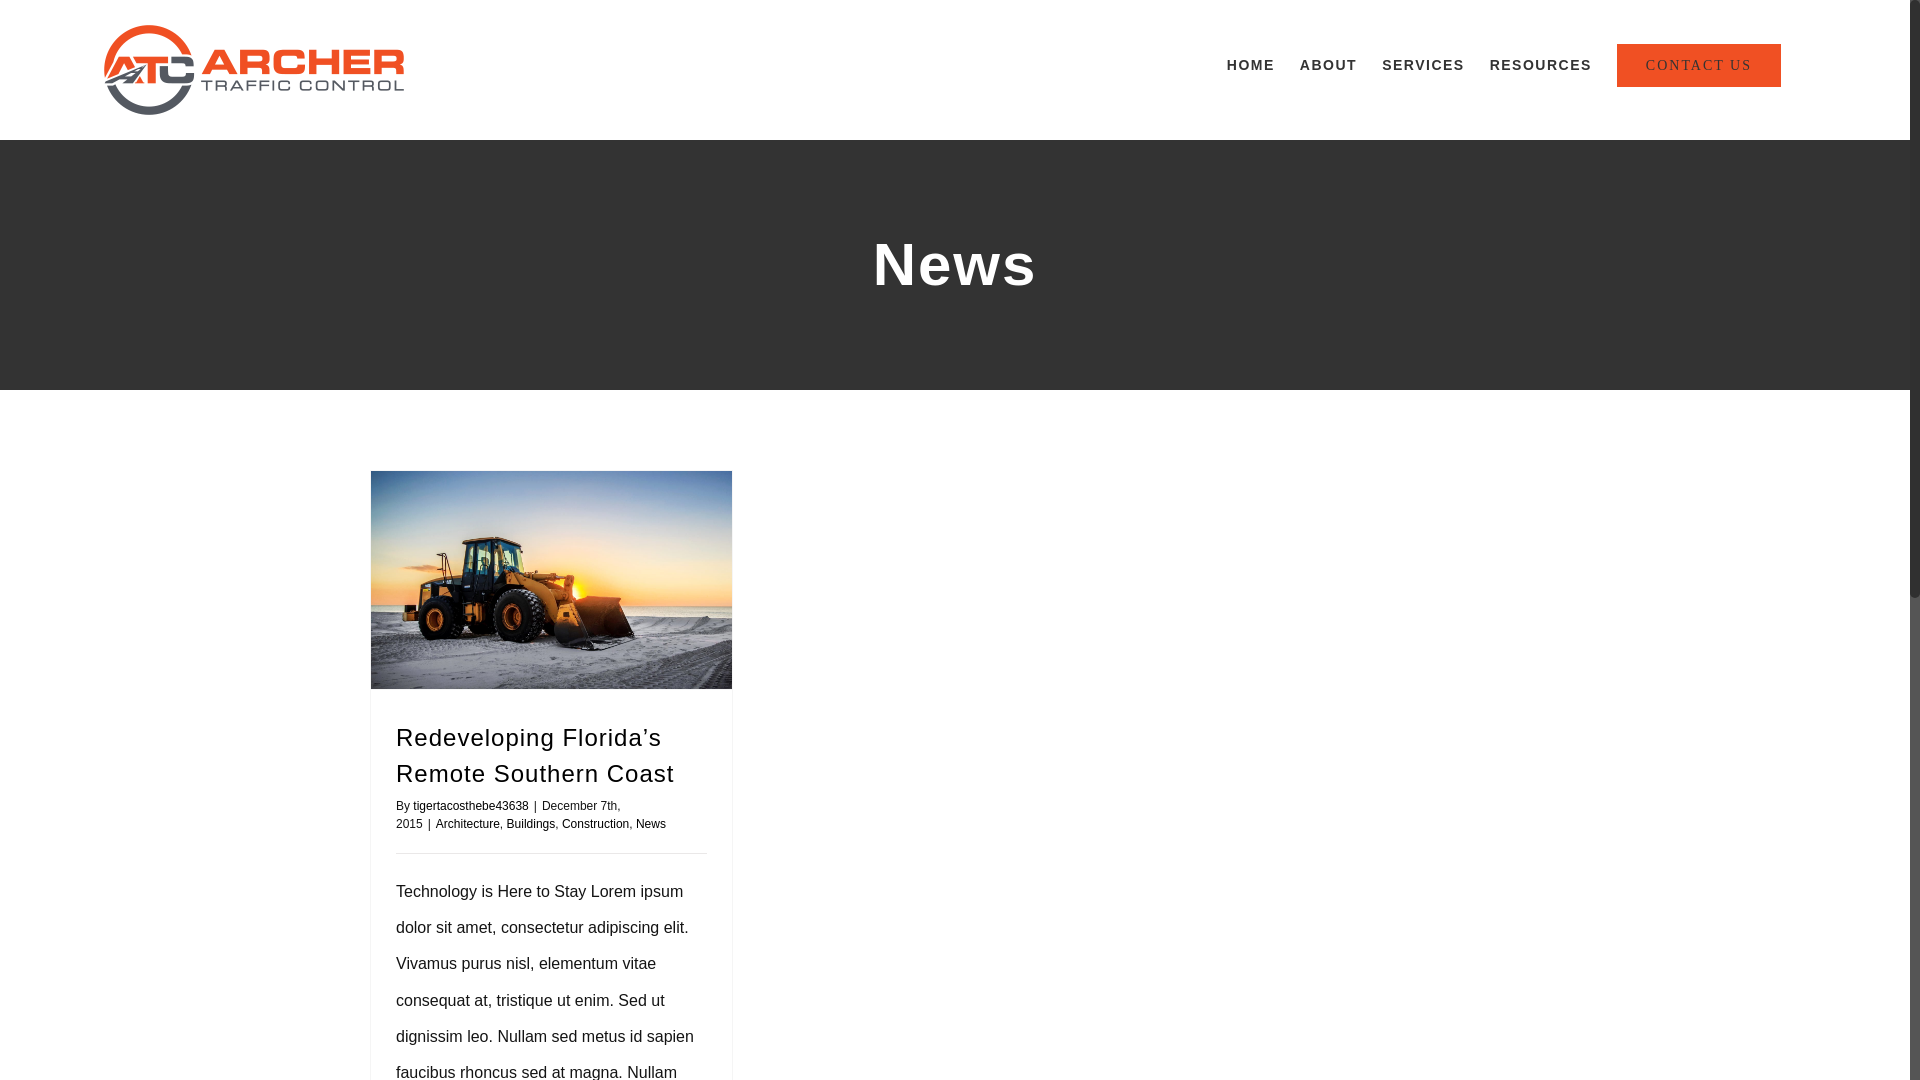  I want to click on 'Construction', so click(594, 824).